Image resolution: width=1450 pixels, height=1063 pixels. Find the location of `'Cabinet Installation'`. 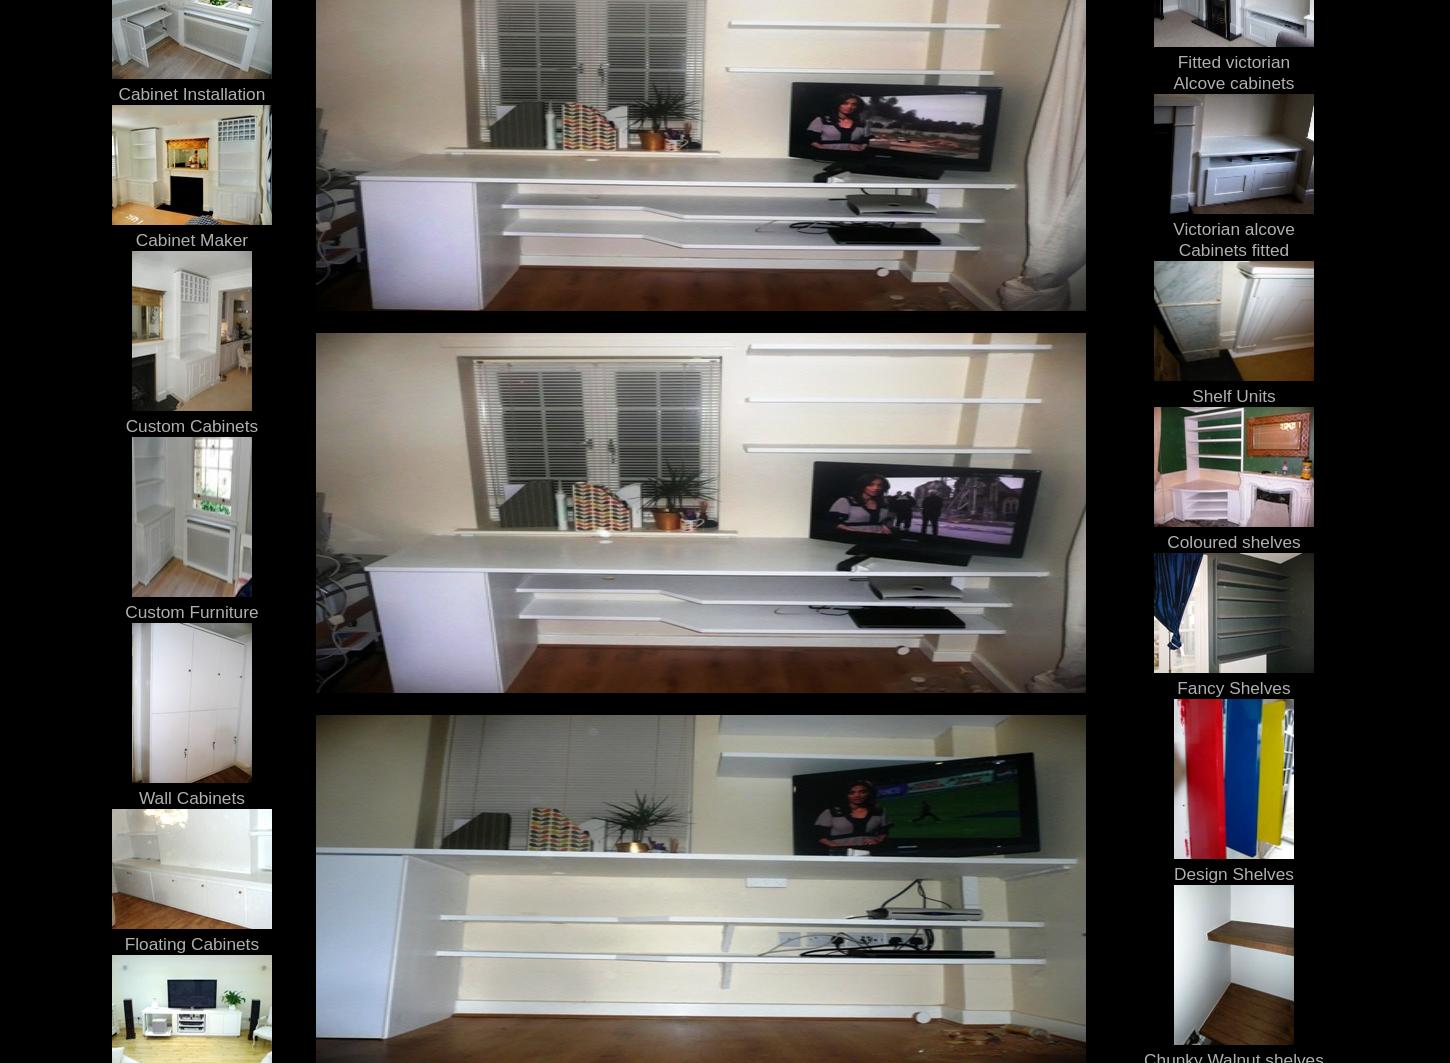

'Cabinet Installation' is located at coordinates (190, 93).